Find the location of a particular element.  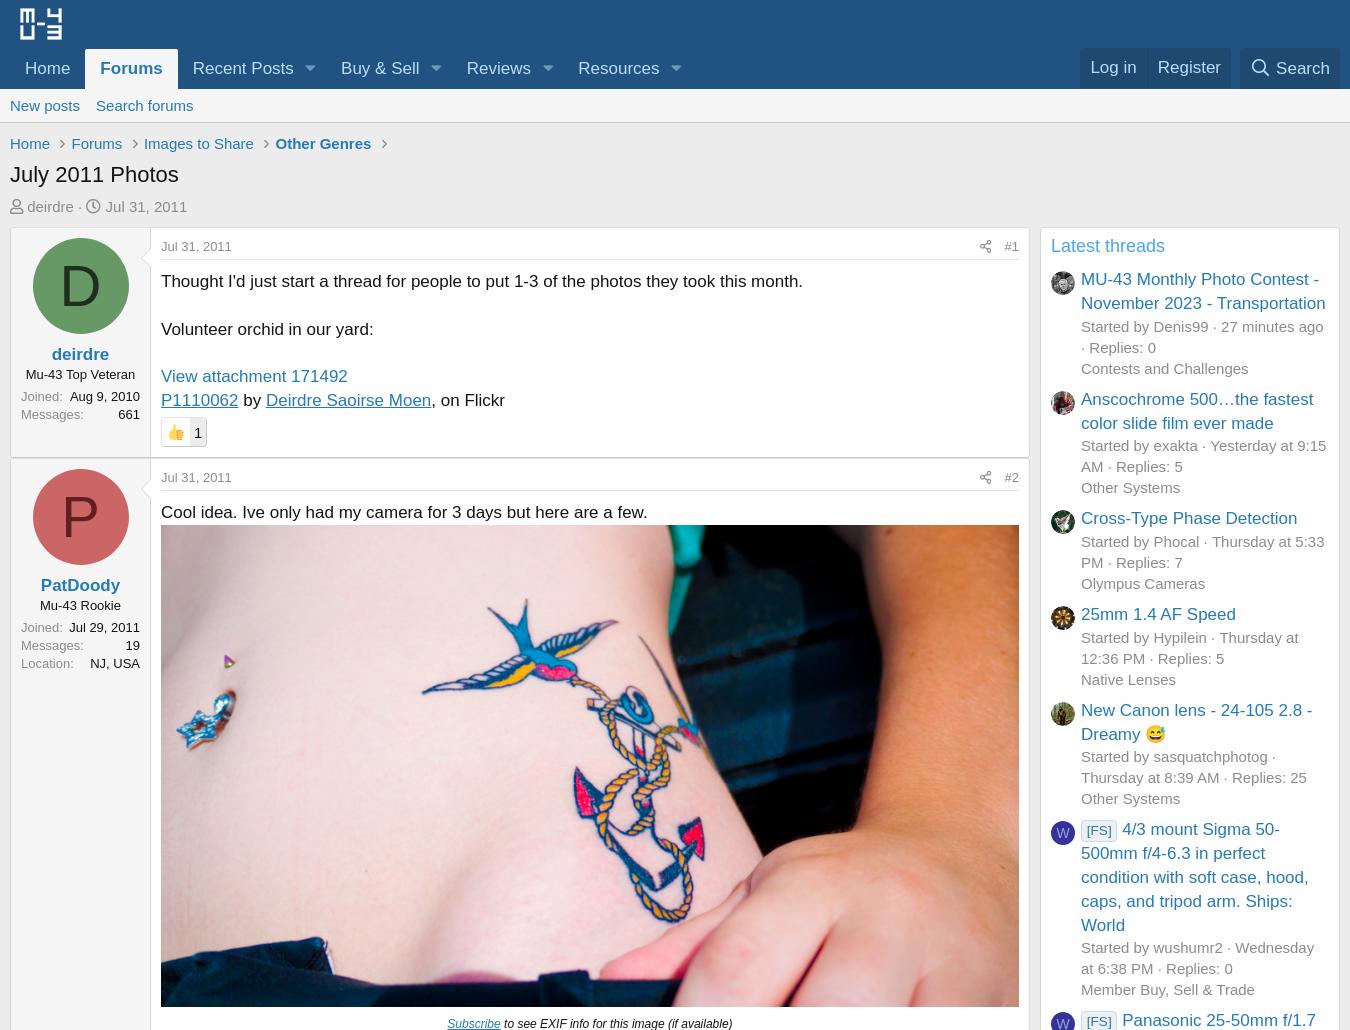

'Recent Posts' is located at coordinates (191, 68).